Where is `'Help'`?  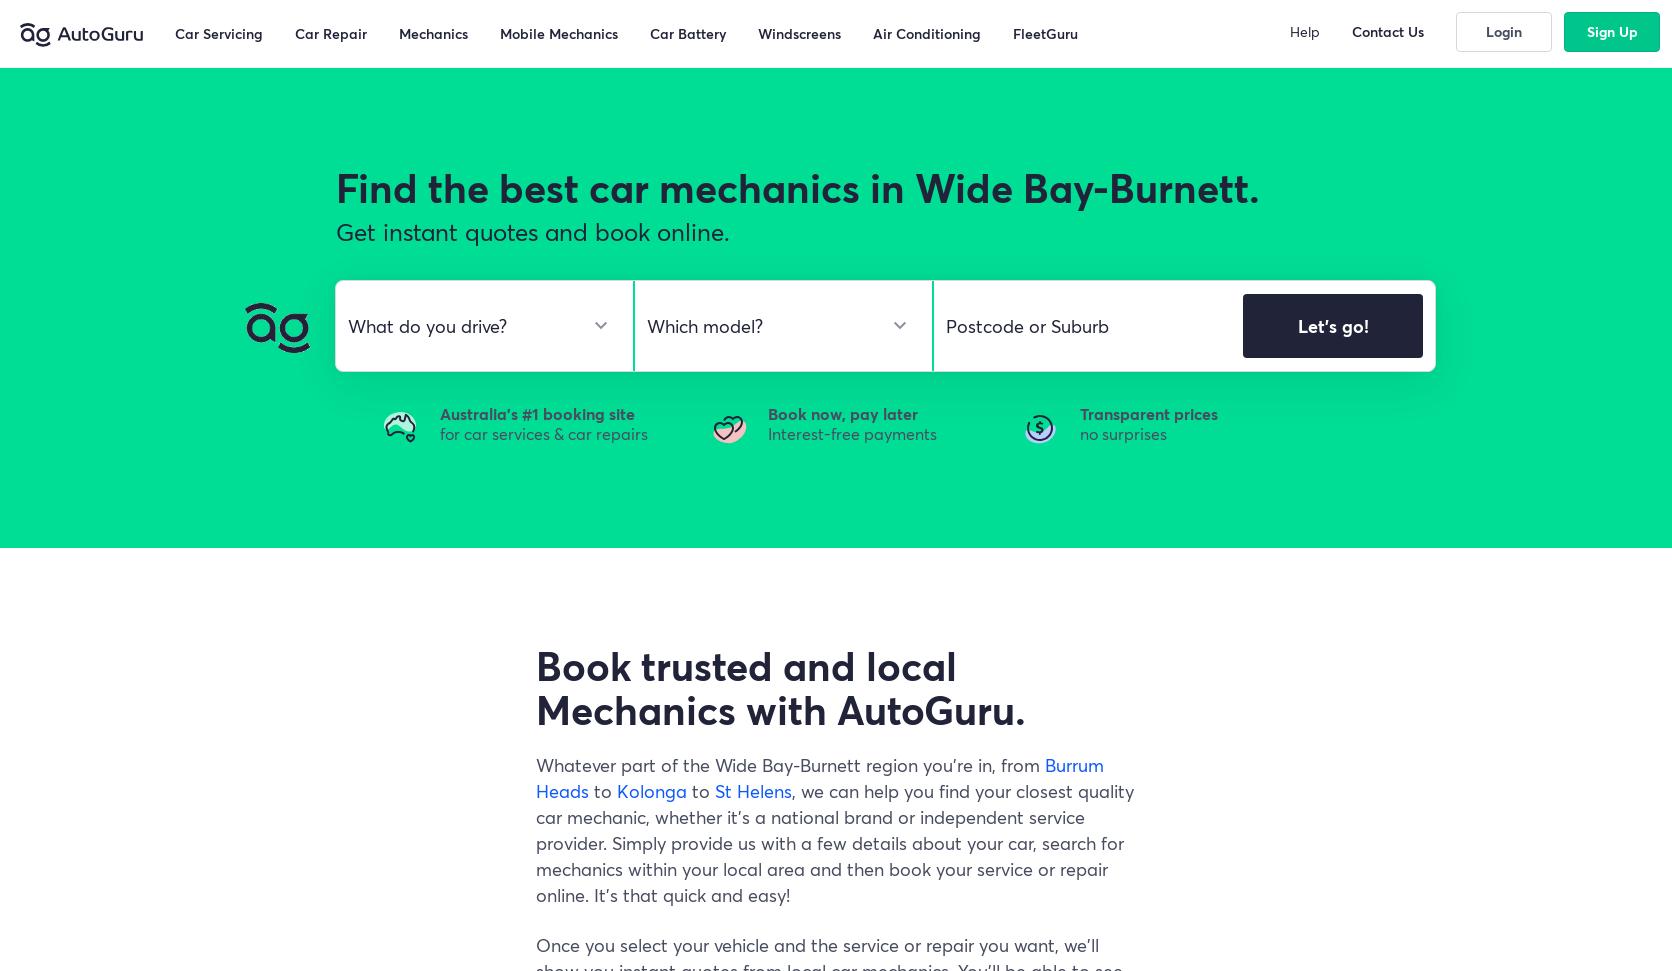
'Help' is located at coordinates (1289, 31).